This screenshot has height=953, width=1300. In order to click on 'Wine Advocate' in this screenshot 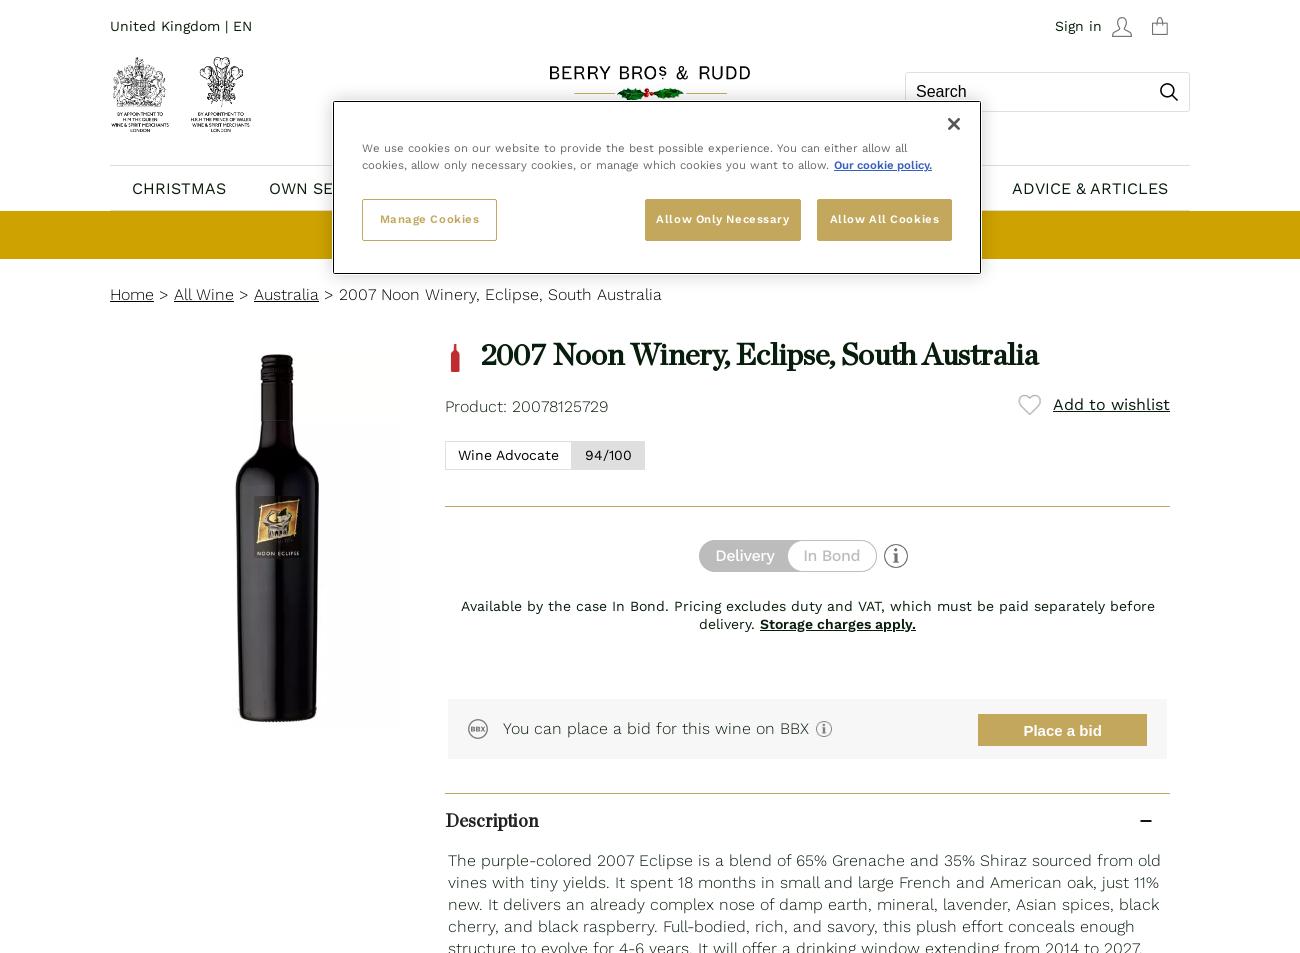, I will do `click(508, 453)`.